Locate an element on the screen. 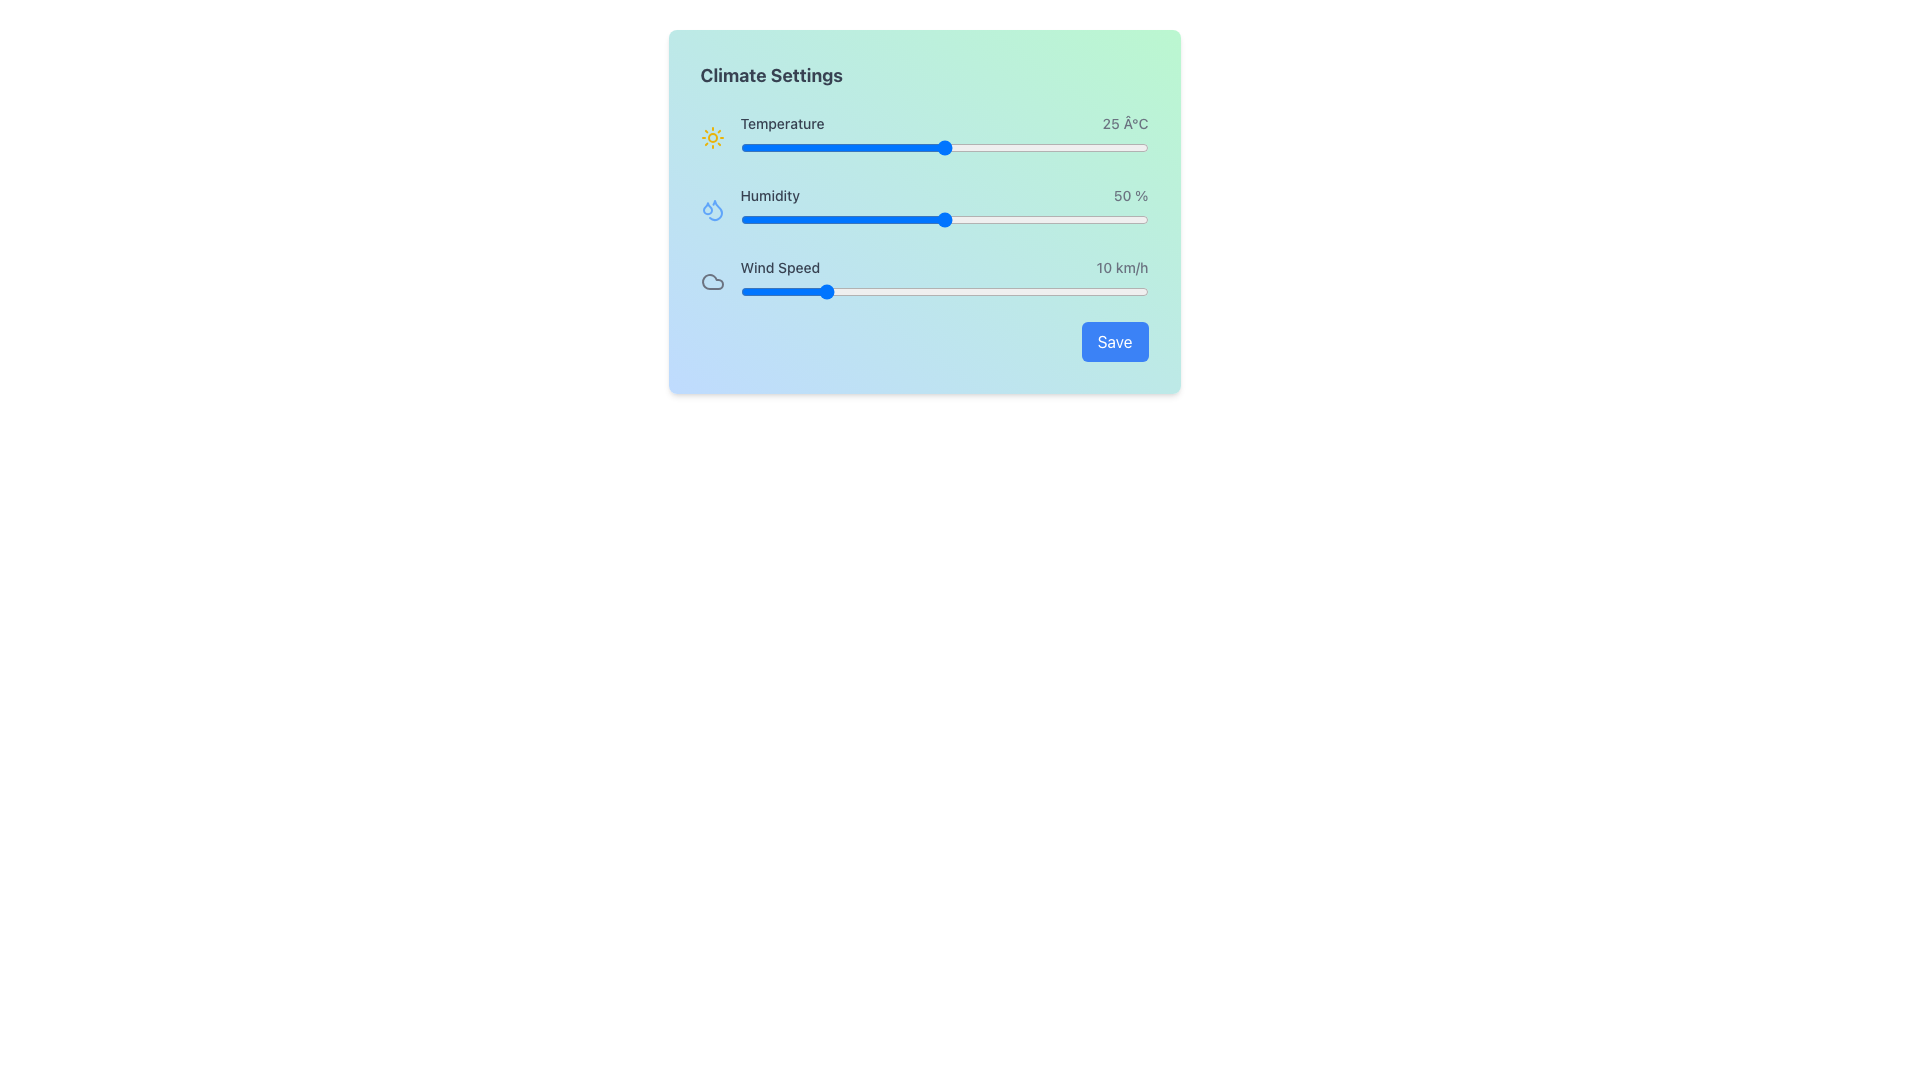  the slider is located at coordinates (1065, 146).